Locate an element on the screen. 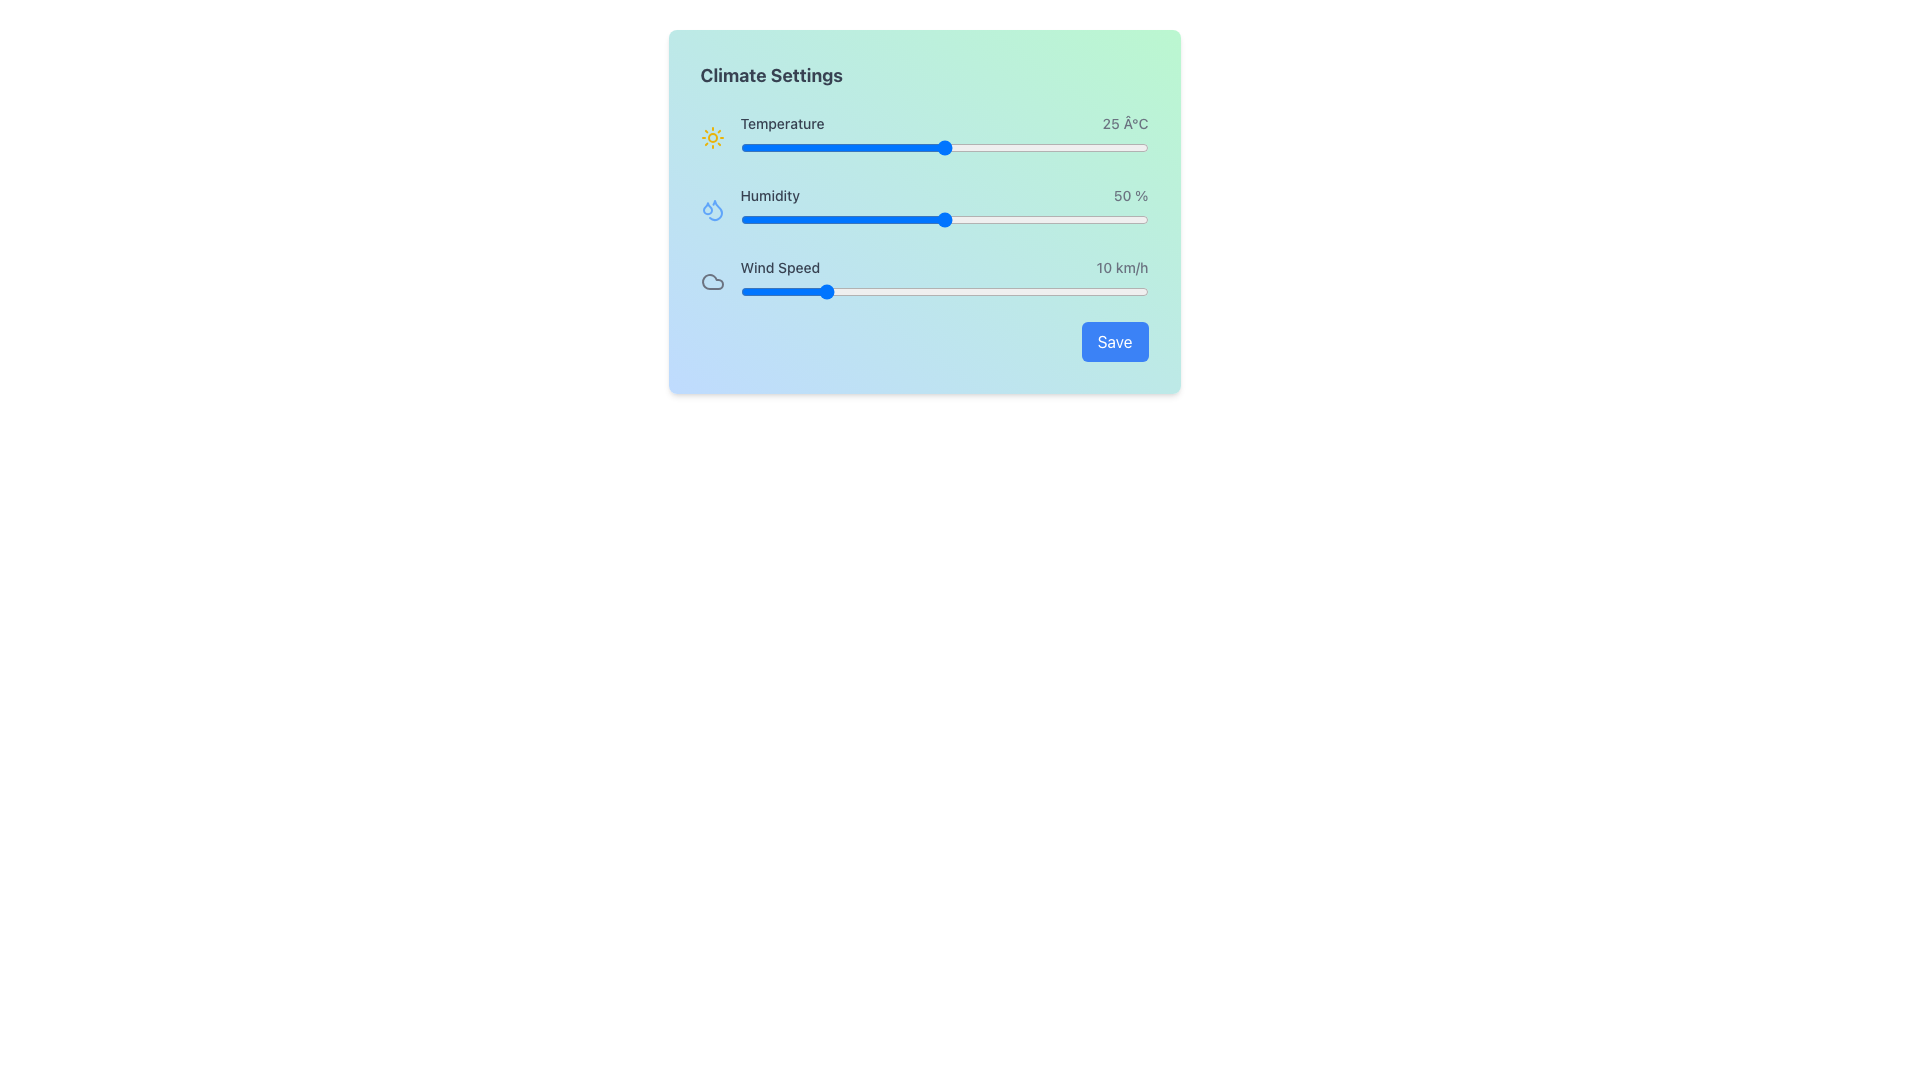  the slider is located at coordinates (1065, 146).